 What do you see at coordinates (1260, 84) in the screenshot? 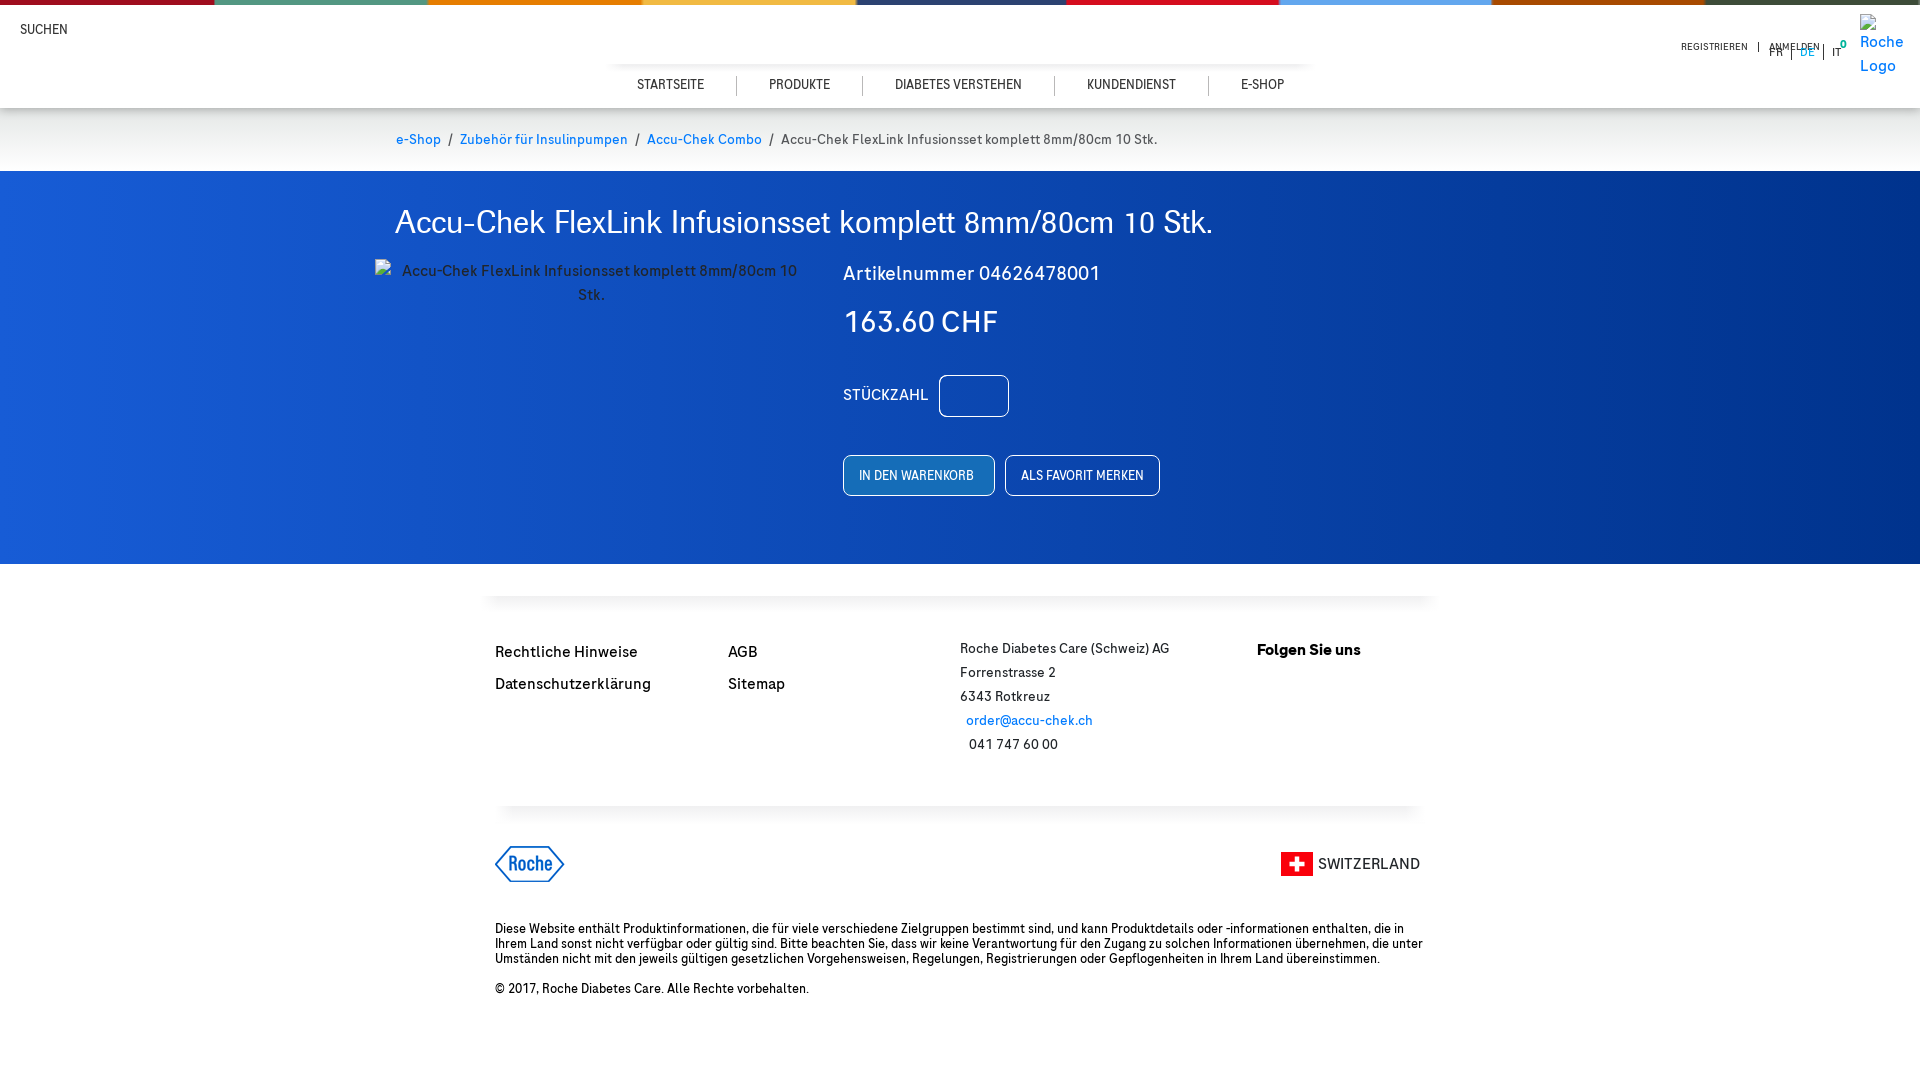
I see `'E-SHOP'` at bounding box center [1260, 84].